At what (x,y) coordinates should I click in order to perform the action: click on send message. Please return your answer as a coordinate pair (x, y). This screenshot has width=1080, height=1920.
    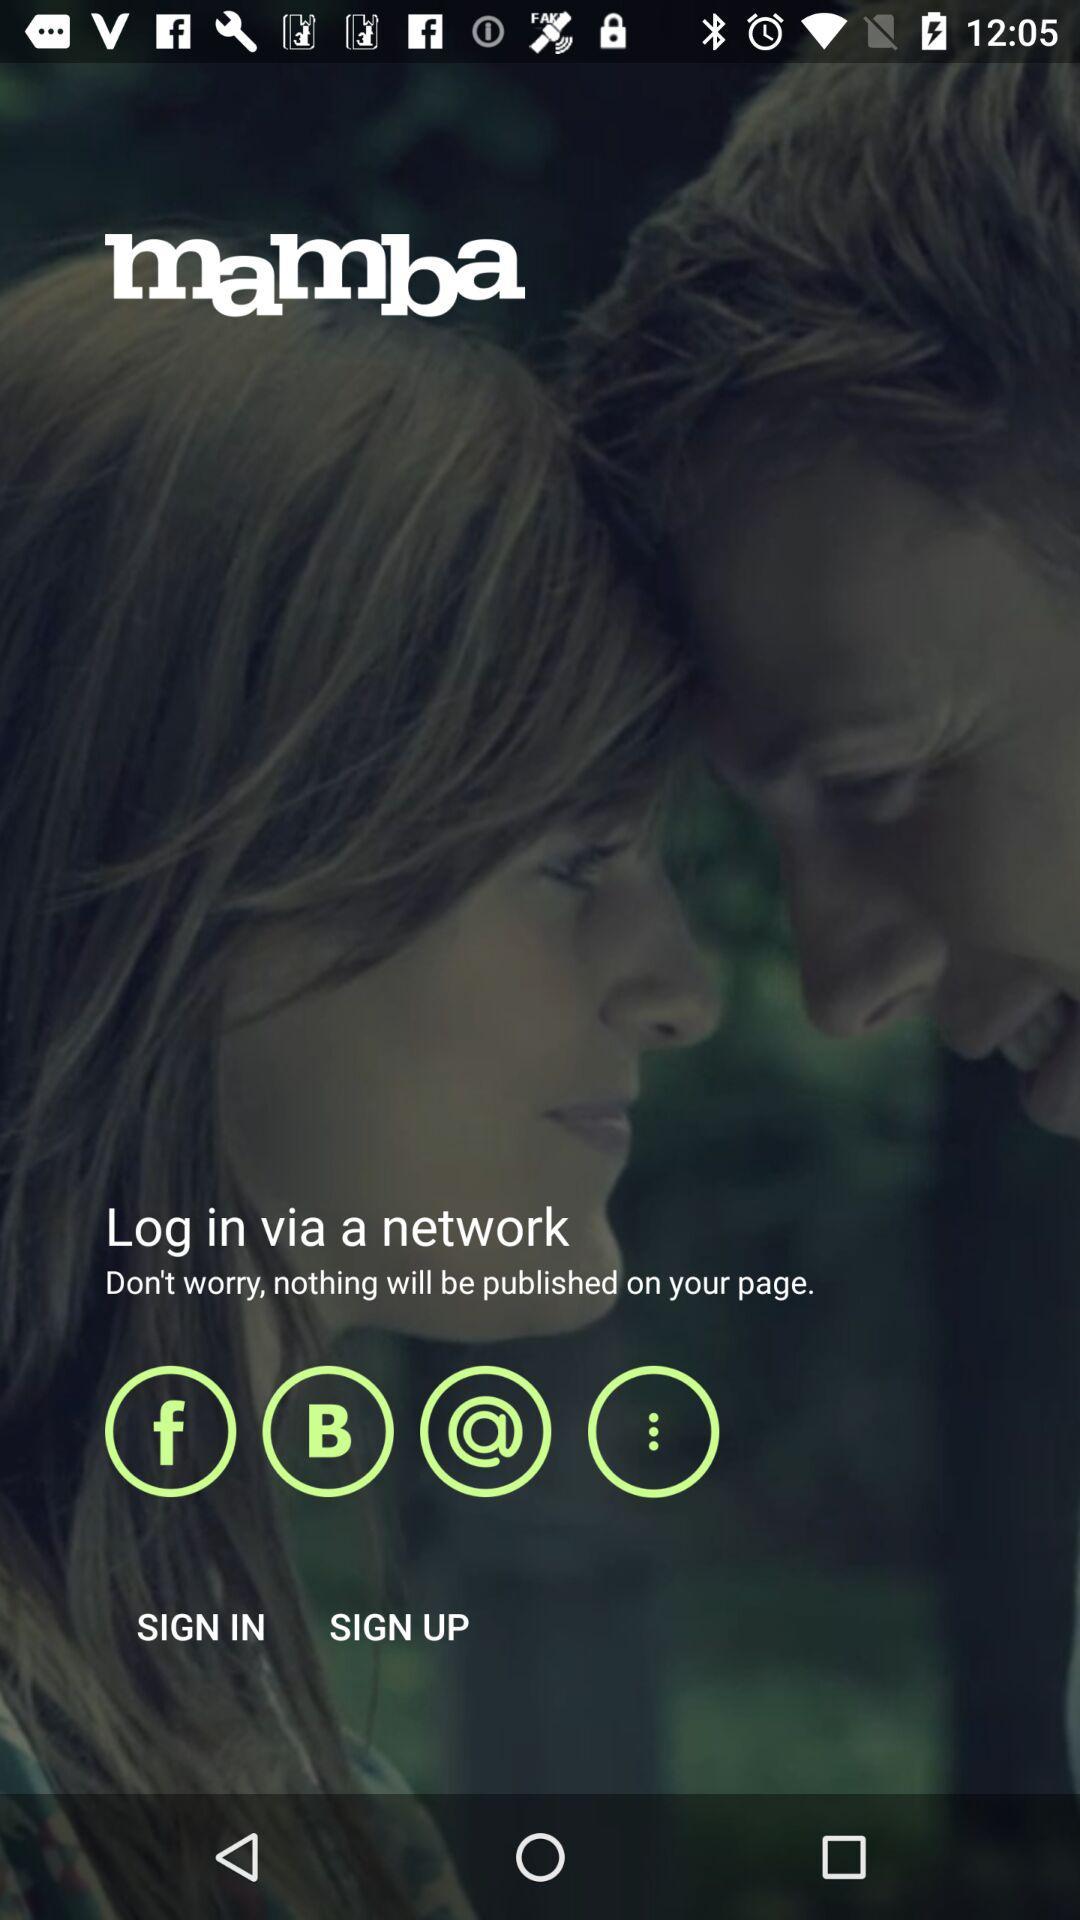
    Looking at the image, I should click on (485, 1430).